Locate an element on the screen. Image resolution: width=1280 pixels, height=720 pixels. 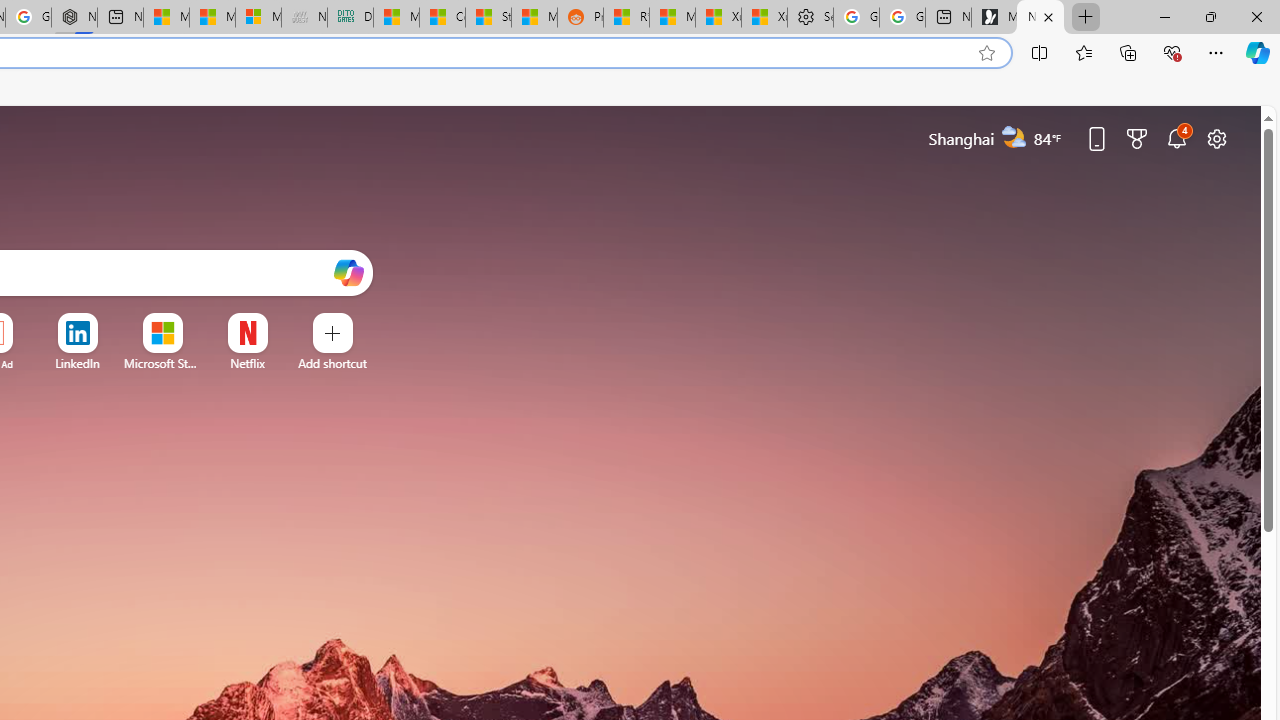
'R******* | Trusted Community Engagement and Contributions' is located at coordinates (625, 17).